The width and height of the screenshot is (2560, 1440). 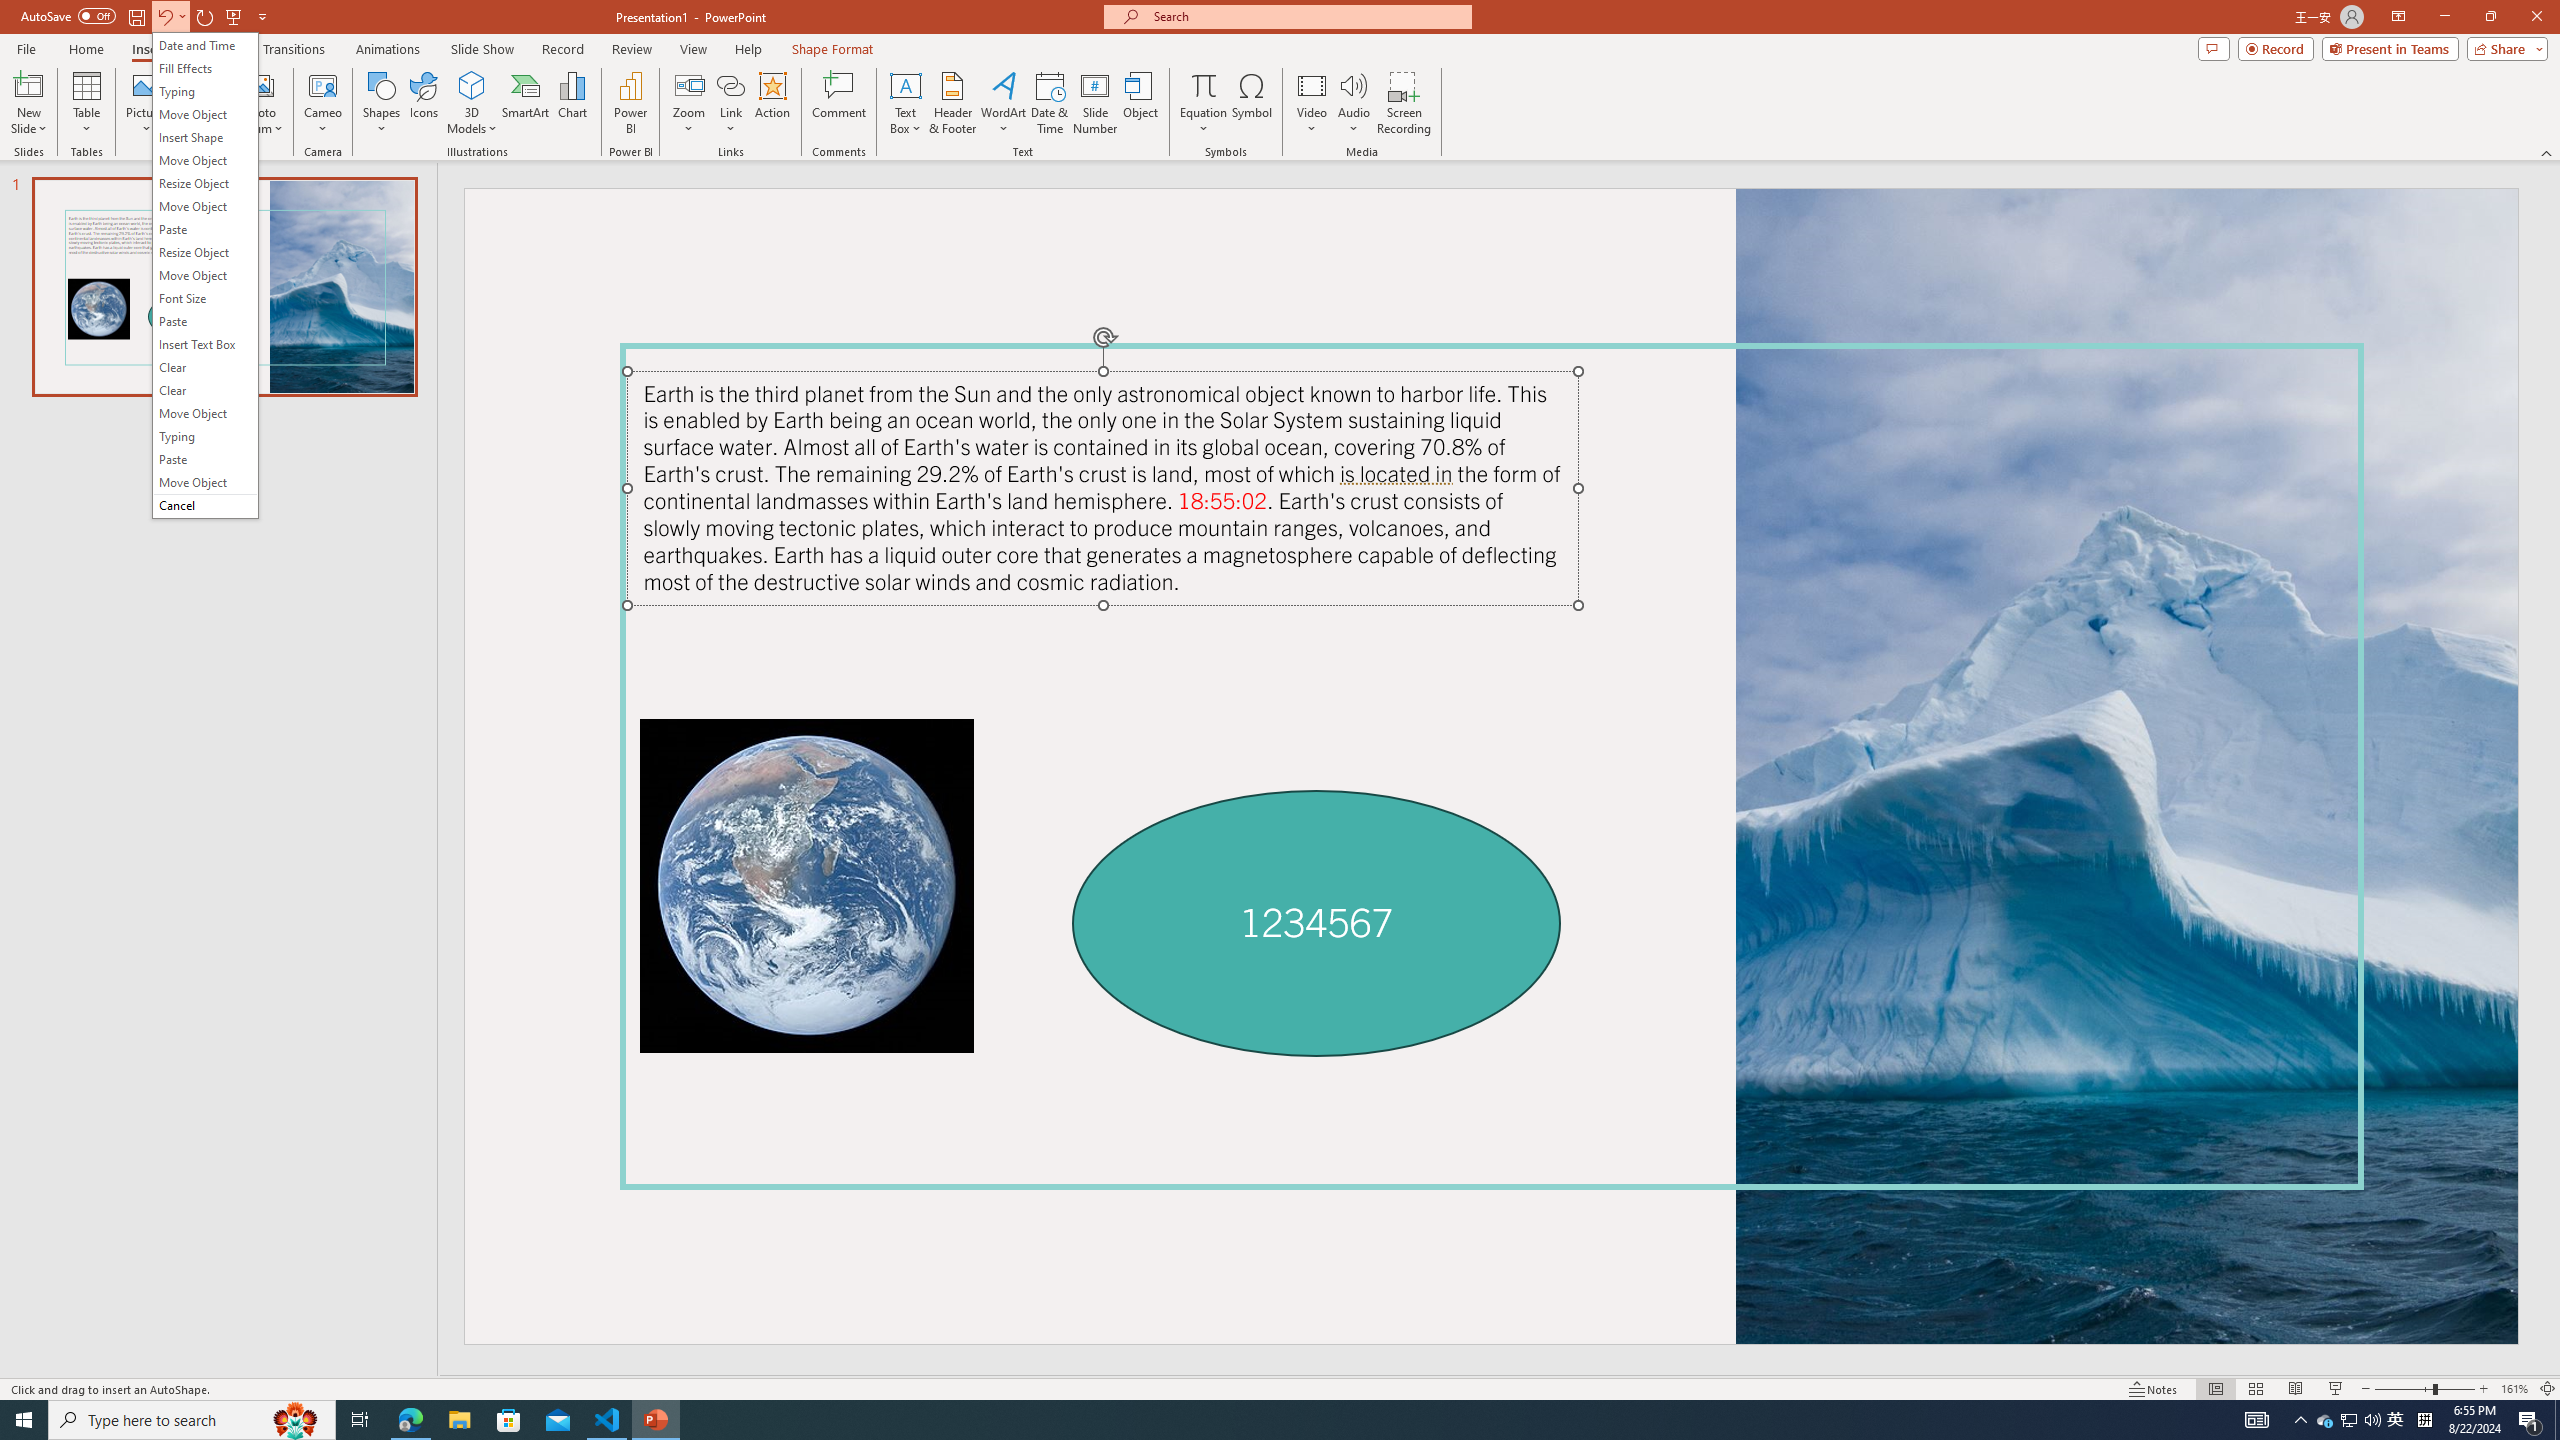 What do you see at coordinates (905, 103) in the screenshot?
I see `'Text Box'` at bounding box center [905, 103].